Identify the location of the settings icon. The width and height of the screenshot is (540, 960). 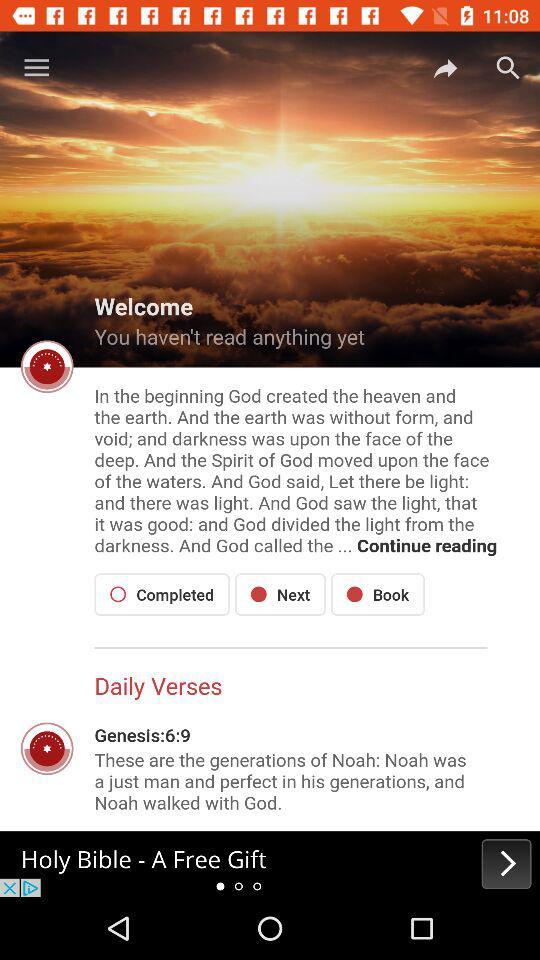
(47, 365).